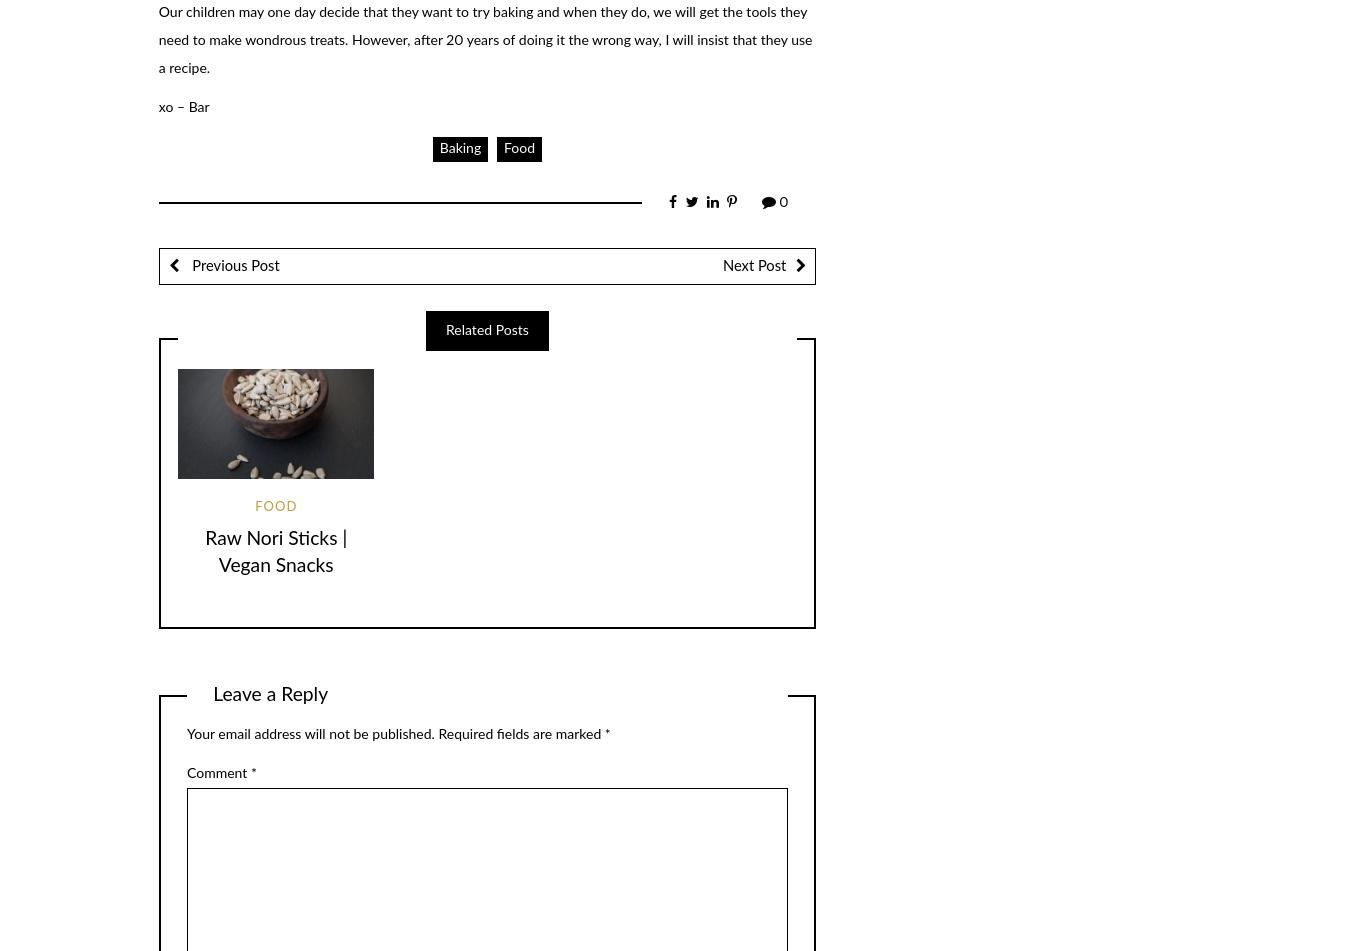  Describe the element at coordinates (752, 265) in the screenshot. I see `'Next Post'` at that location.